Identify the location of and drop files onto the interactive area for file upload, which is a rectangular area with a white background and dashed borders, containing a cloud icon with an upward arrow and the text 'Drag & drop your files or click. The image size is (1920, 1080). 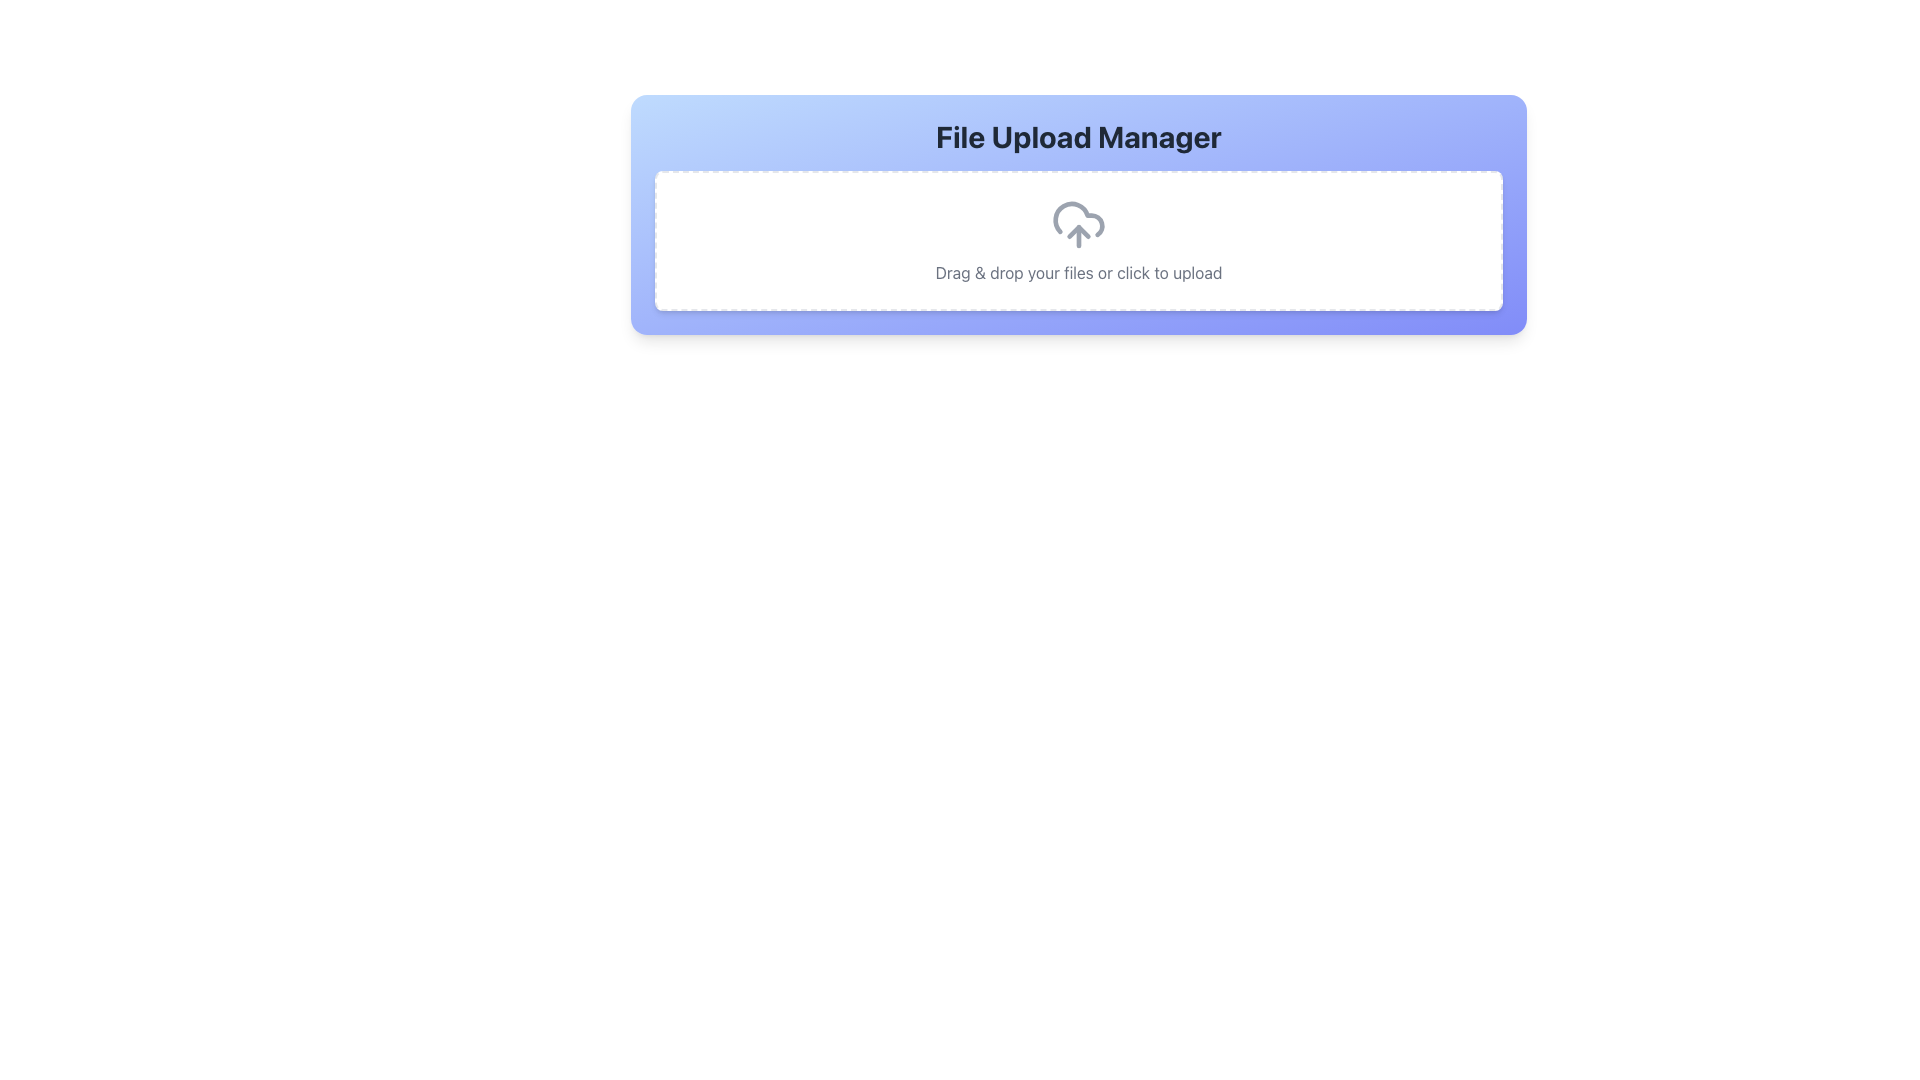
(1078, 239).